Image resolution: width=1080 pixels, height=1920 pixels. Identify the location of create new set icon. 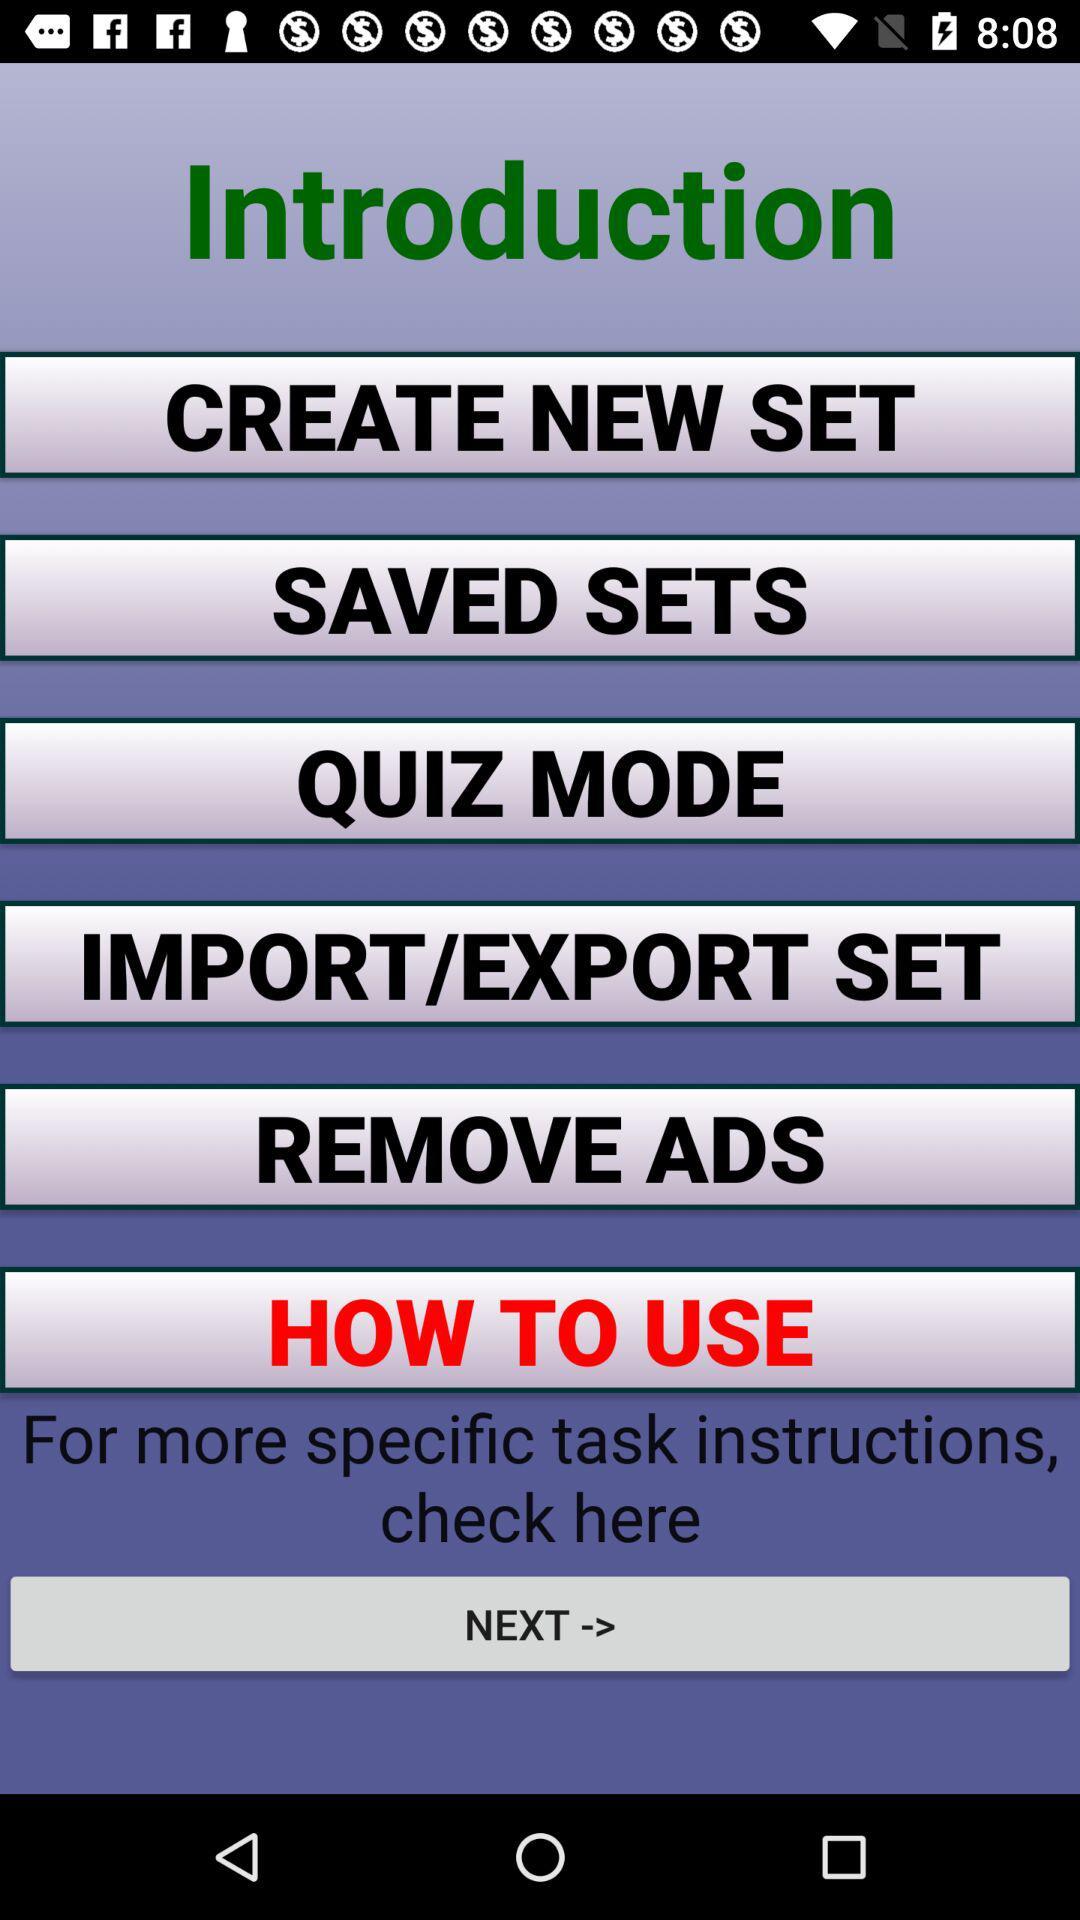
(540, 413).